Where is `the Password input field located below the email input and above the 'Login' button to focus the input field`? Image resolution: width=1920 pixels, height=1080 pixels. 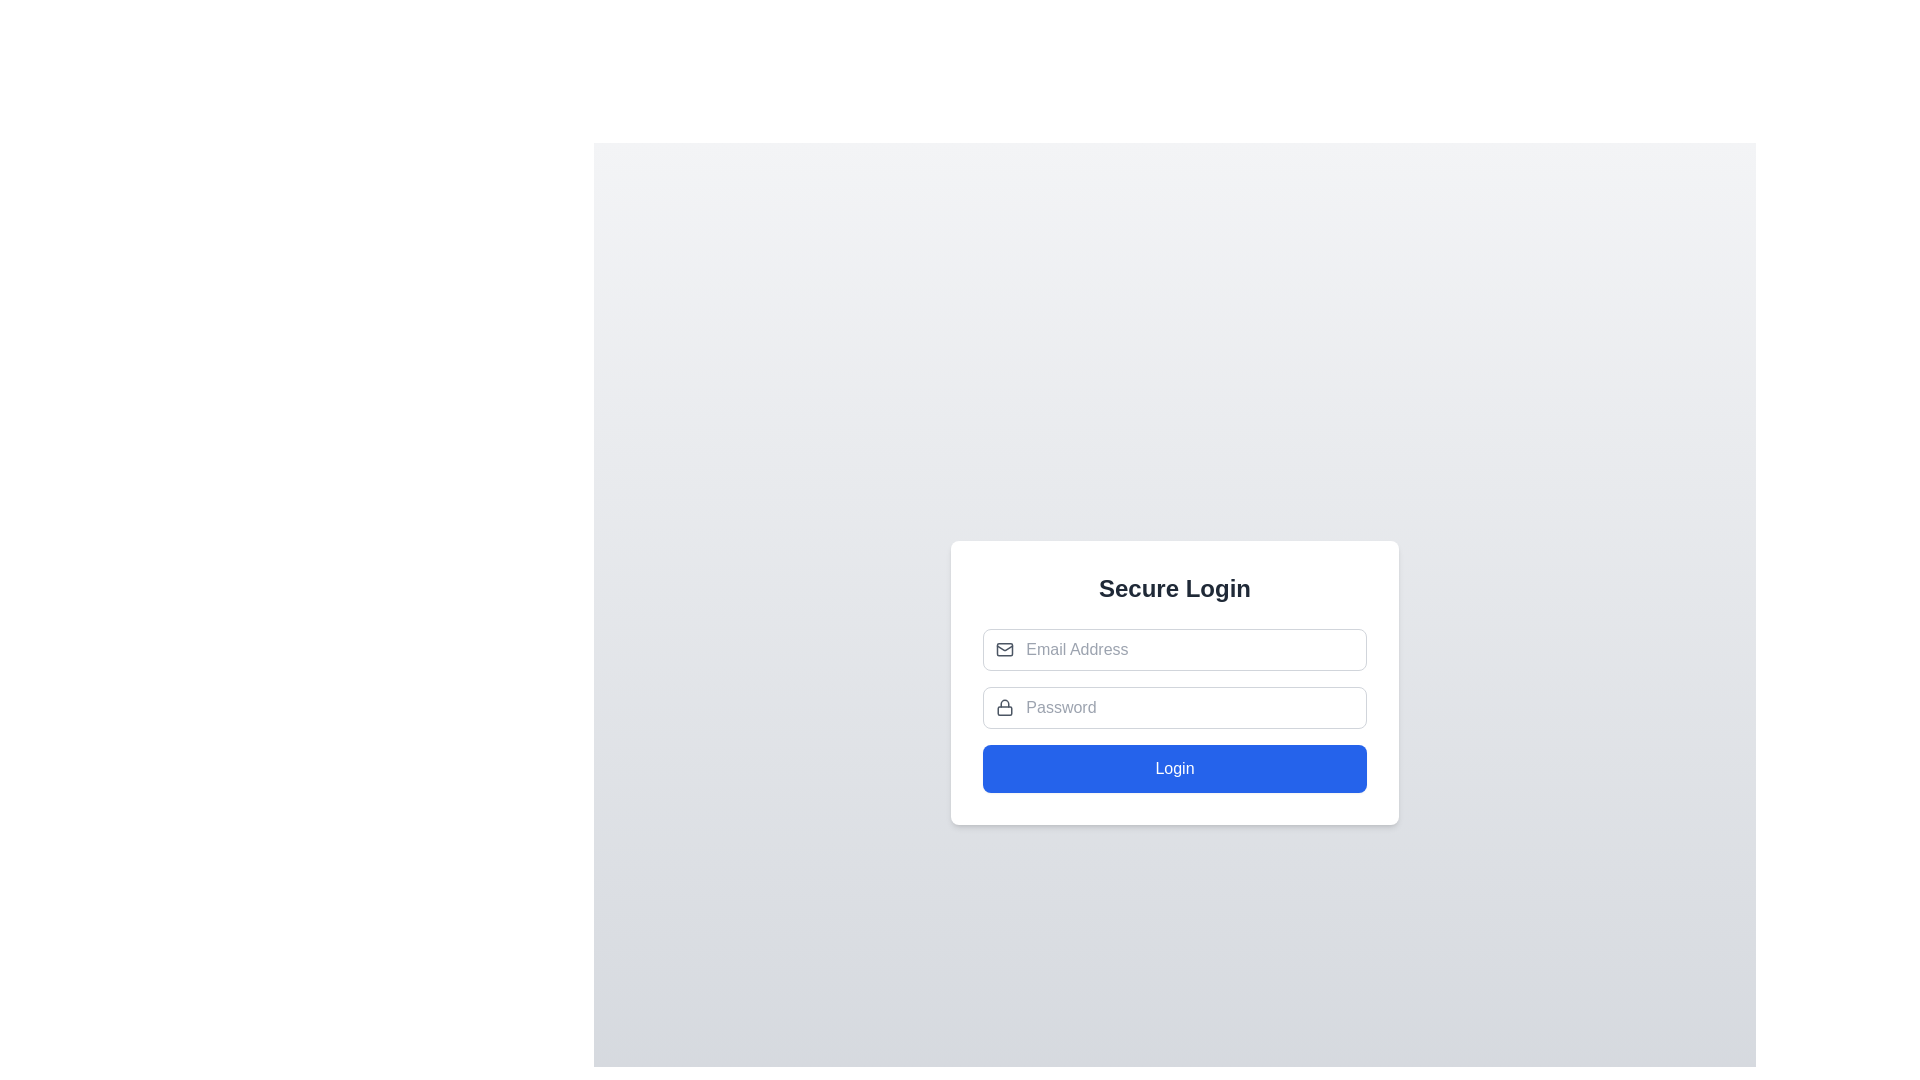
the Password input field located below the email input and above the 'Login' button to focus the input field is located at coordinates (1175, 707).